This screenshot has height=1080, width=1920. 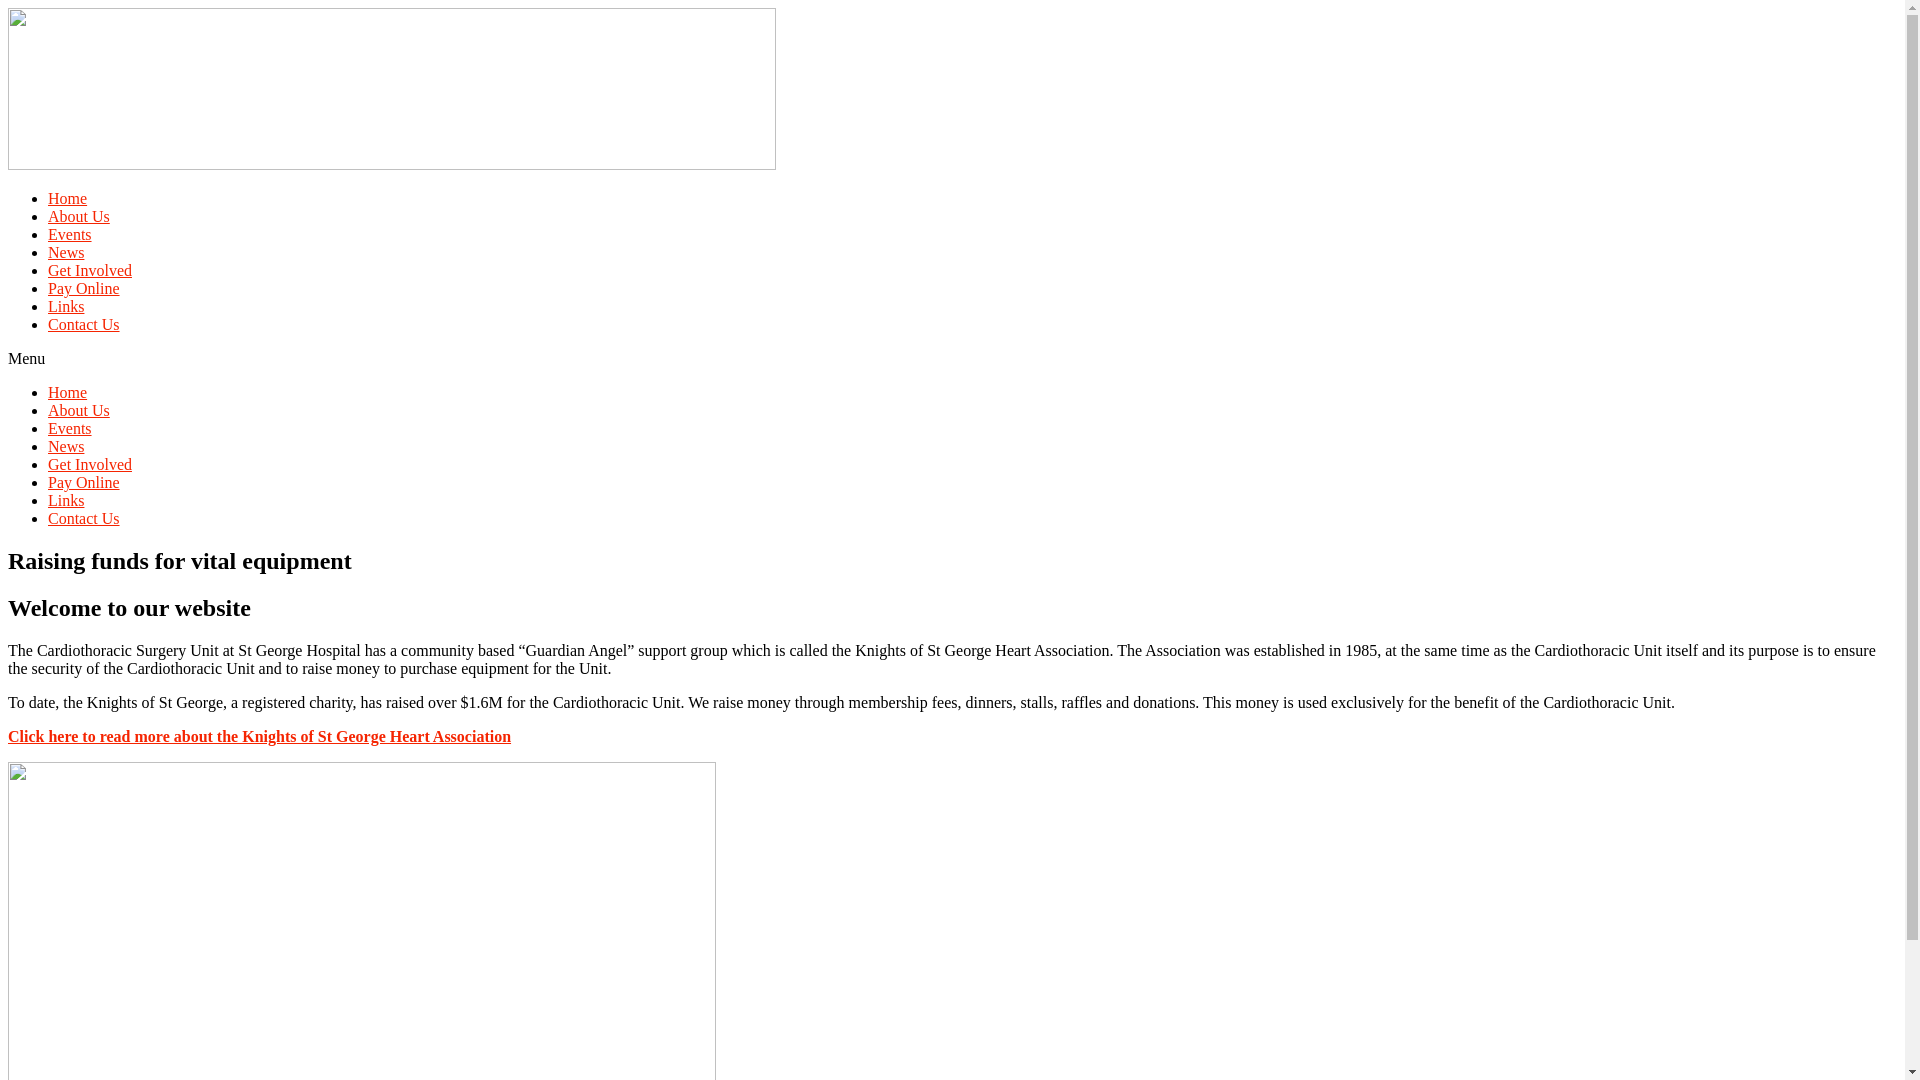 What do you see at coordinates (82, 323) in the screenshot?
I see `'Contact Us'` at bounding box center [82, 323].